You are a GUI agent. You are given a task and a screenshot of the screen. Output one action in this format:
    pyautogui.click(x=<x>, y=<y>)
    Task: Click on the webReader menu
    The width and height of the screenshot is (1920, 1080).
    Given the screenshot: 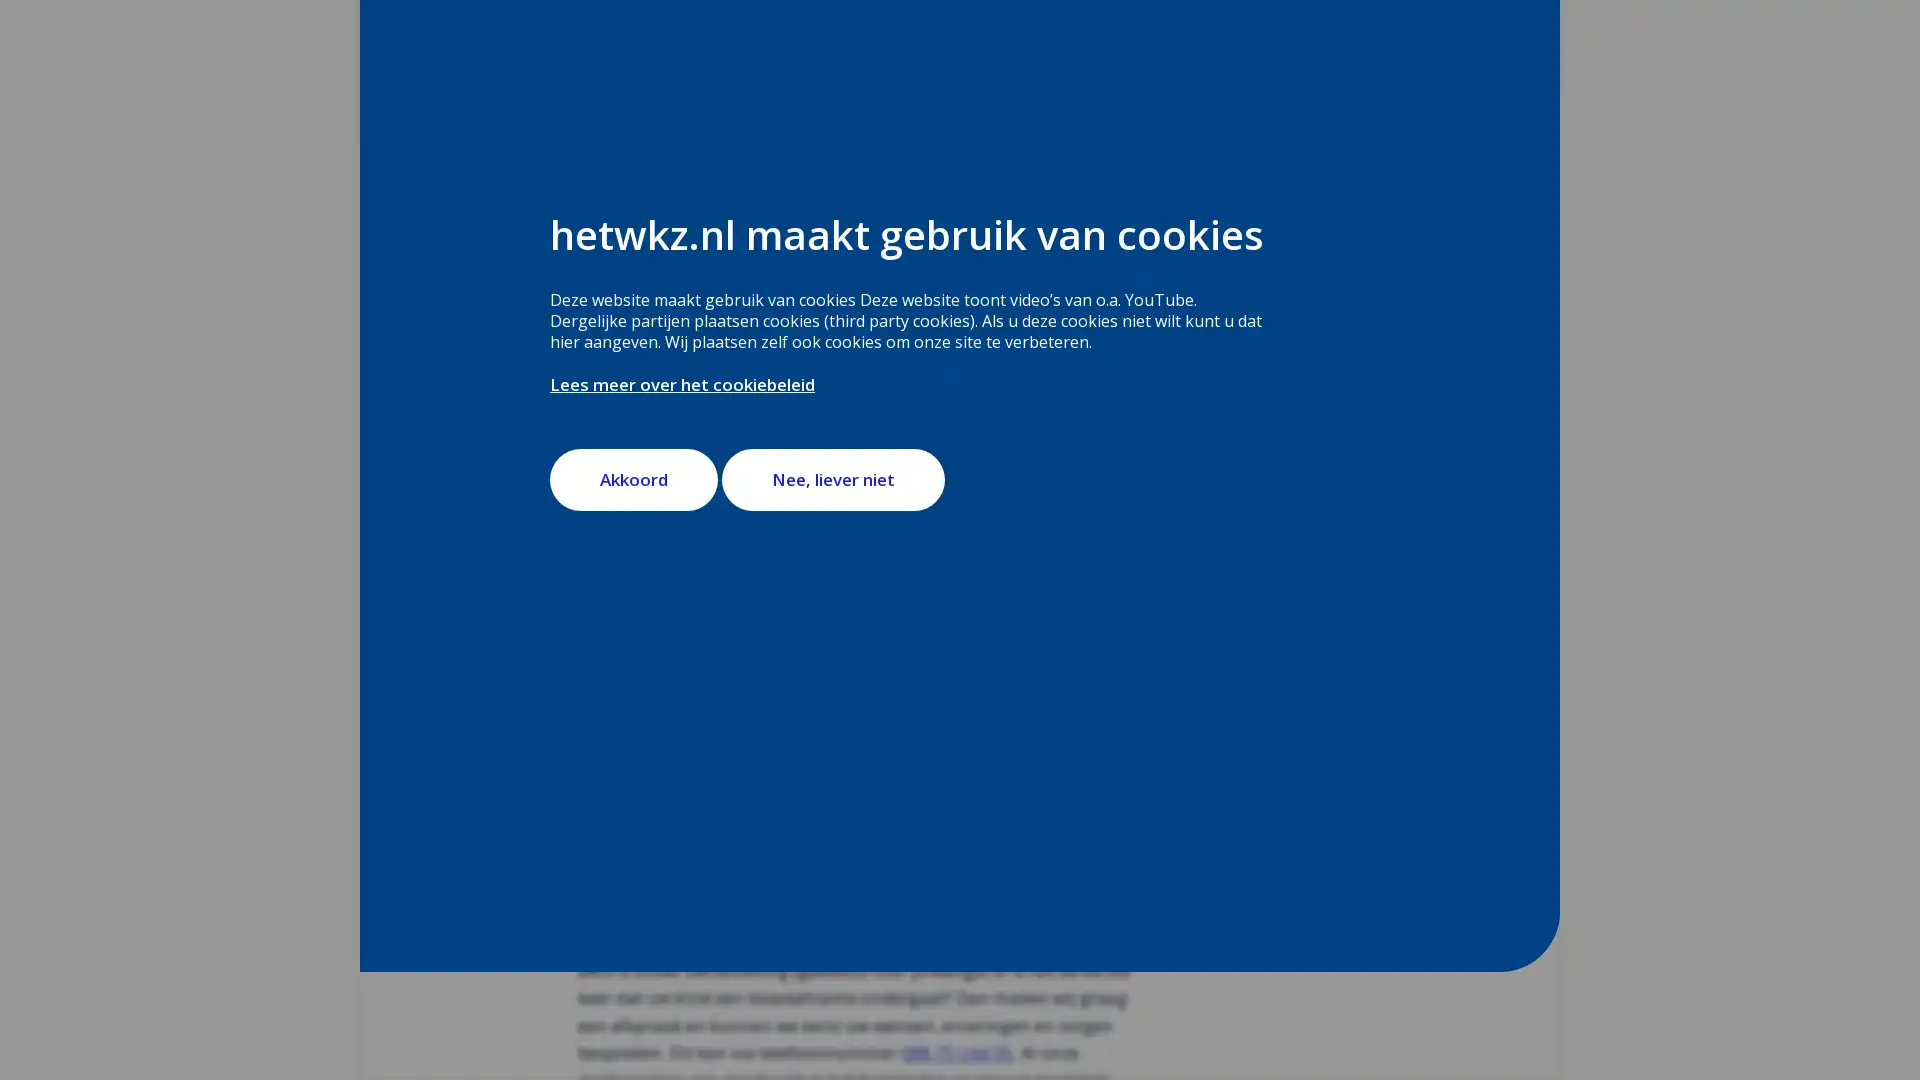 What is the action you would take?
    pyautogui.click(x=593, y=307)
    